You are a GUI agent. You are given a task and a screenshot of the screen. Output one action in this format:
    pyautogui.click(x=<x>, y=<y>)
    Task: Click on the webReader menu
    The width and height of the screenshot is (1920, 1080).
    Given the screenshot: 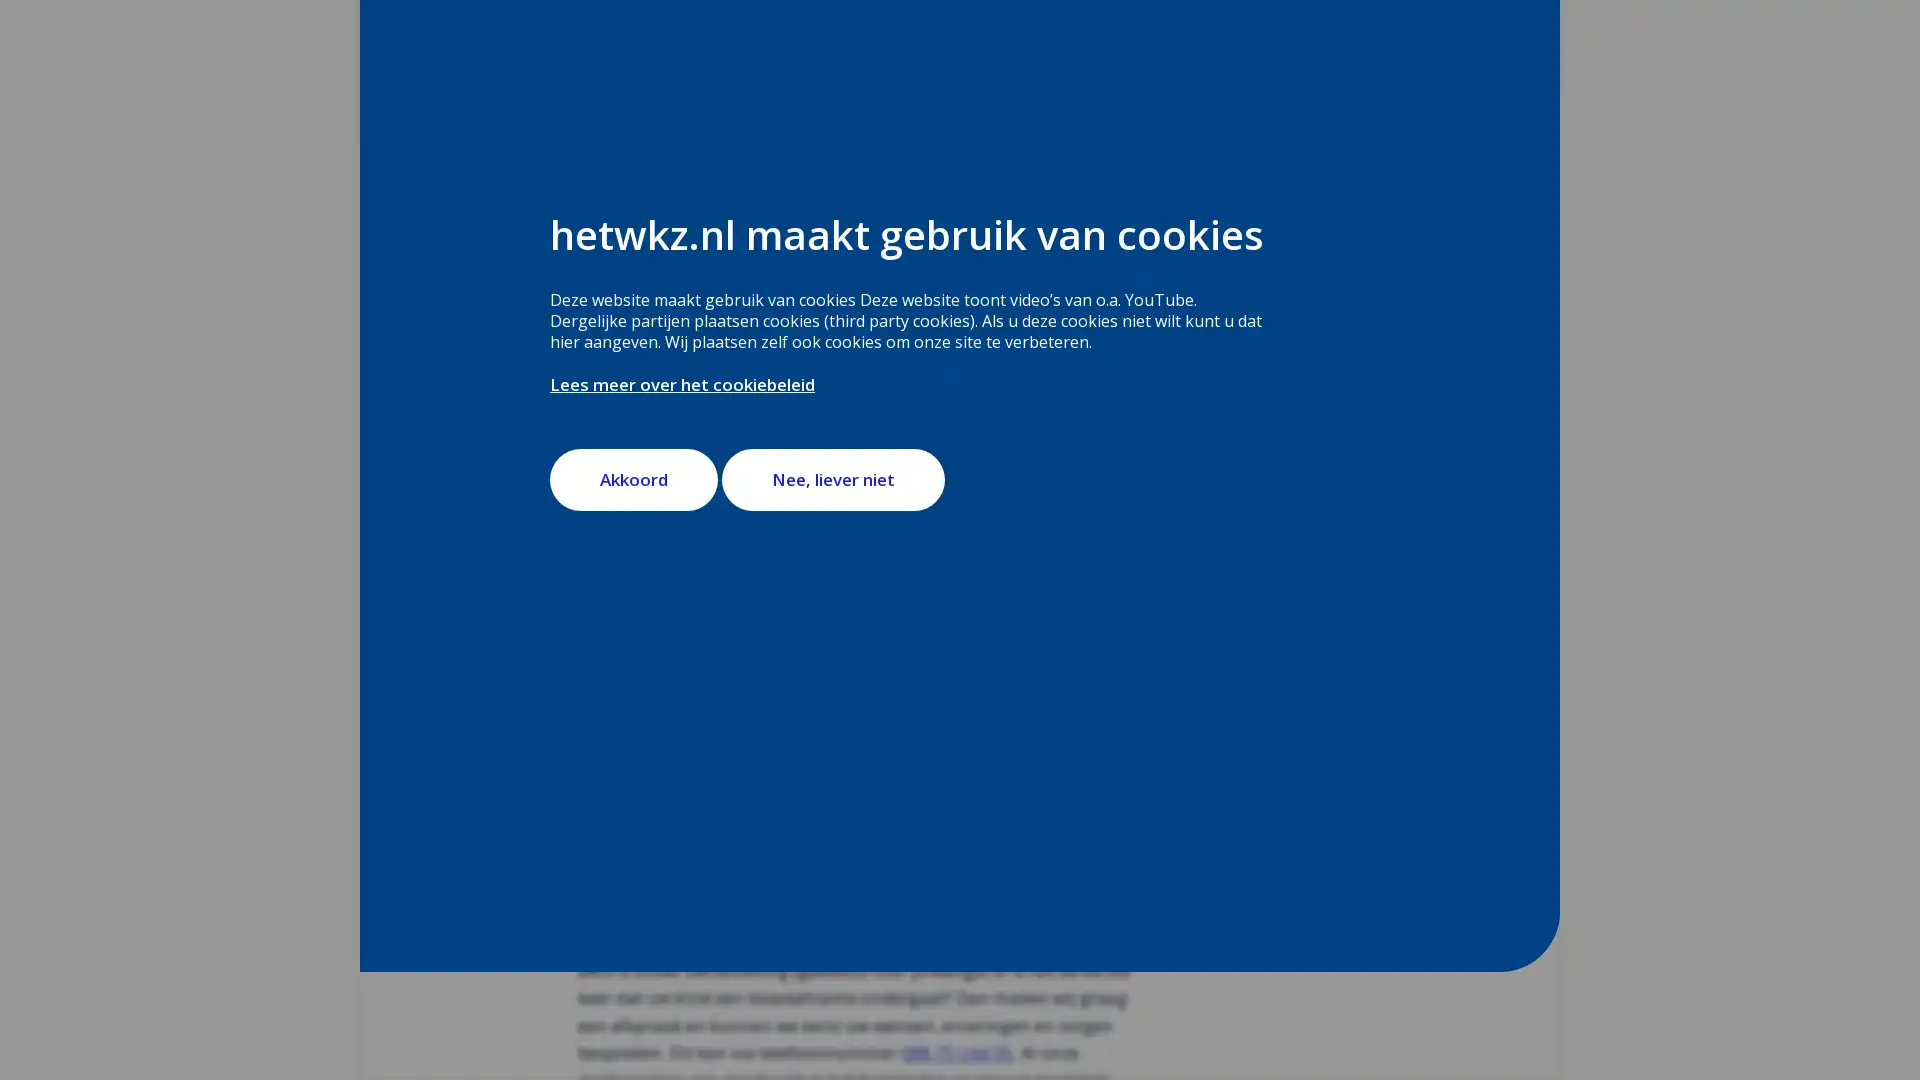 What is the action you would take?
    pyautogui.click(x=593, y=307)
    